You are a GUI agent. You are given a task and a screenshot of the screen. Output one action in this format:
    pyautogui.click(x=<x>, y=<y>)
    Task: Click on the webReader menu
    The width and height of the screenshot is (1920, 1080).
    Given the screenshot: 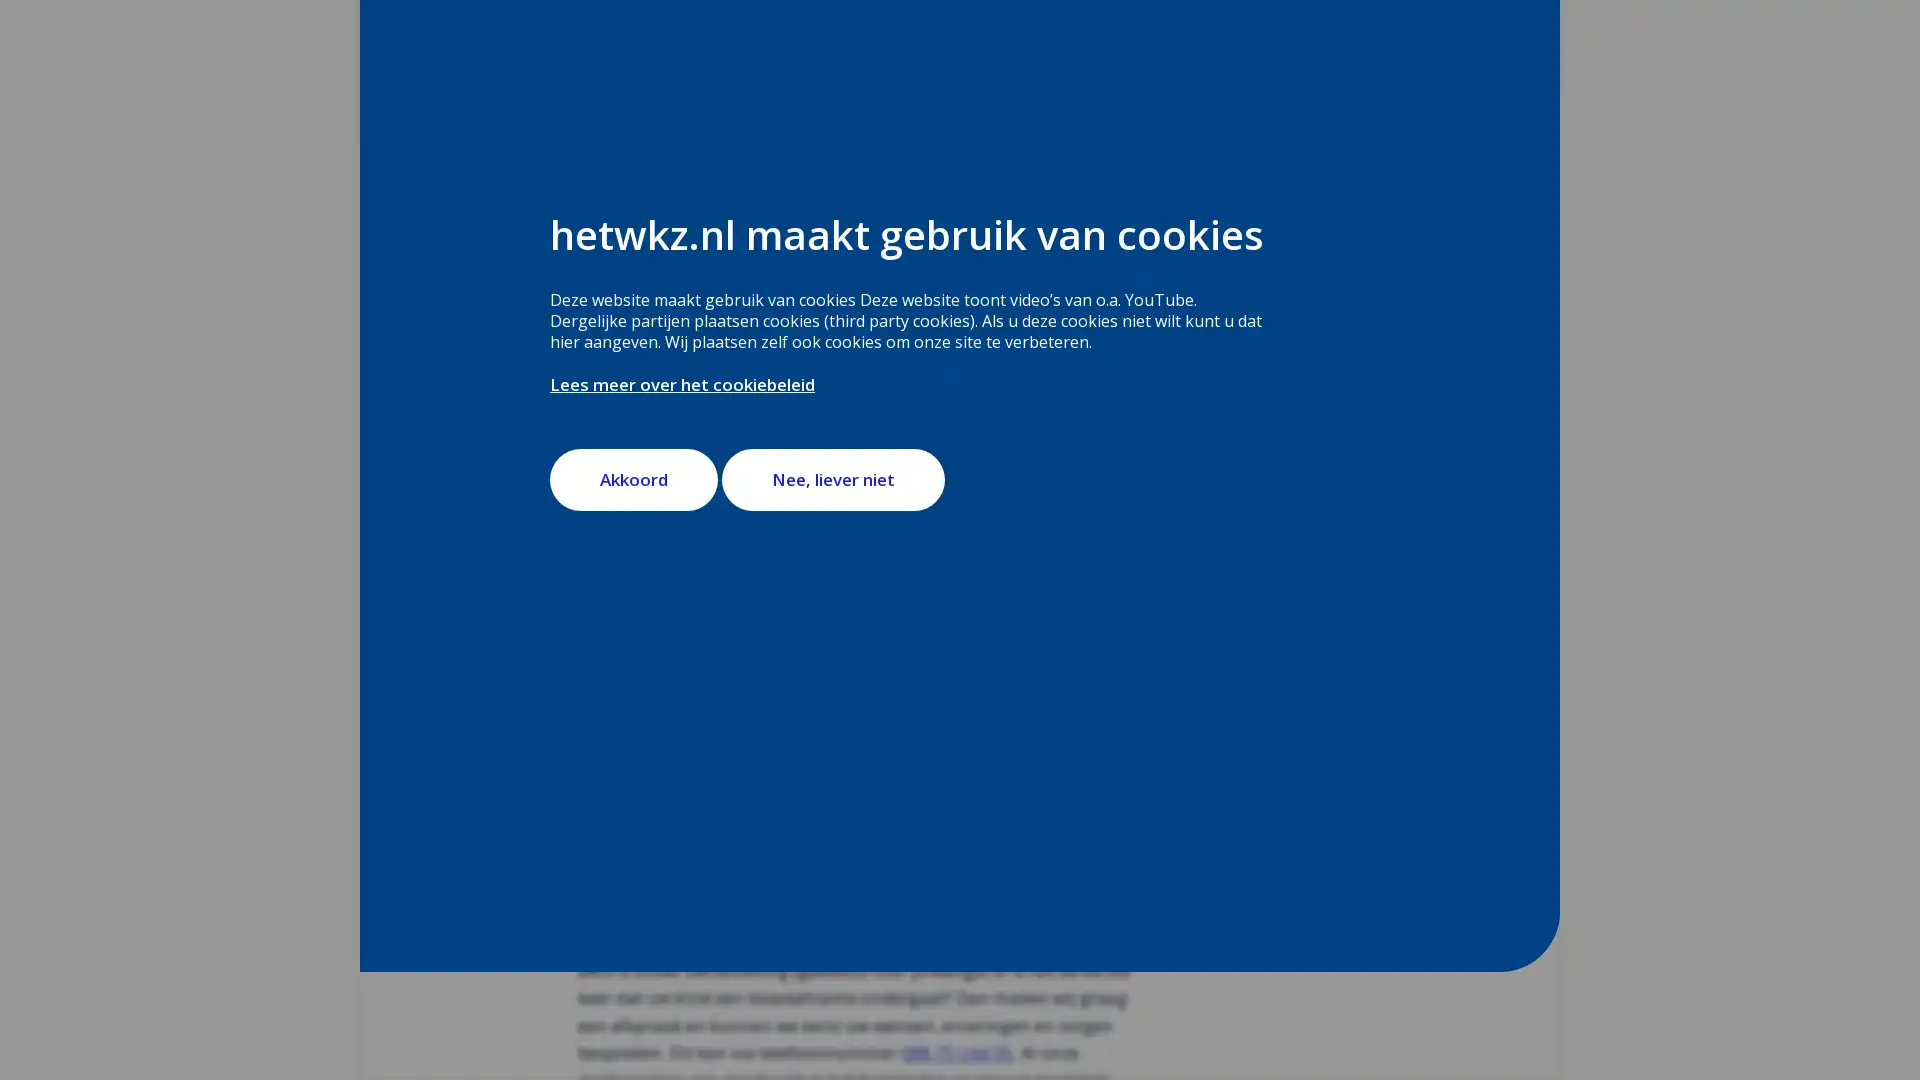 What is the action you would take?
    pyautogui.click(x=593, y=307)
    